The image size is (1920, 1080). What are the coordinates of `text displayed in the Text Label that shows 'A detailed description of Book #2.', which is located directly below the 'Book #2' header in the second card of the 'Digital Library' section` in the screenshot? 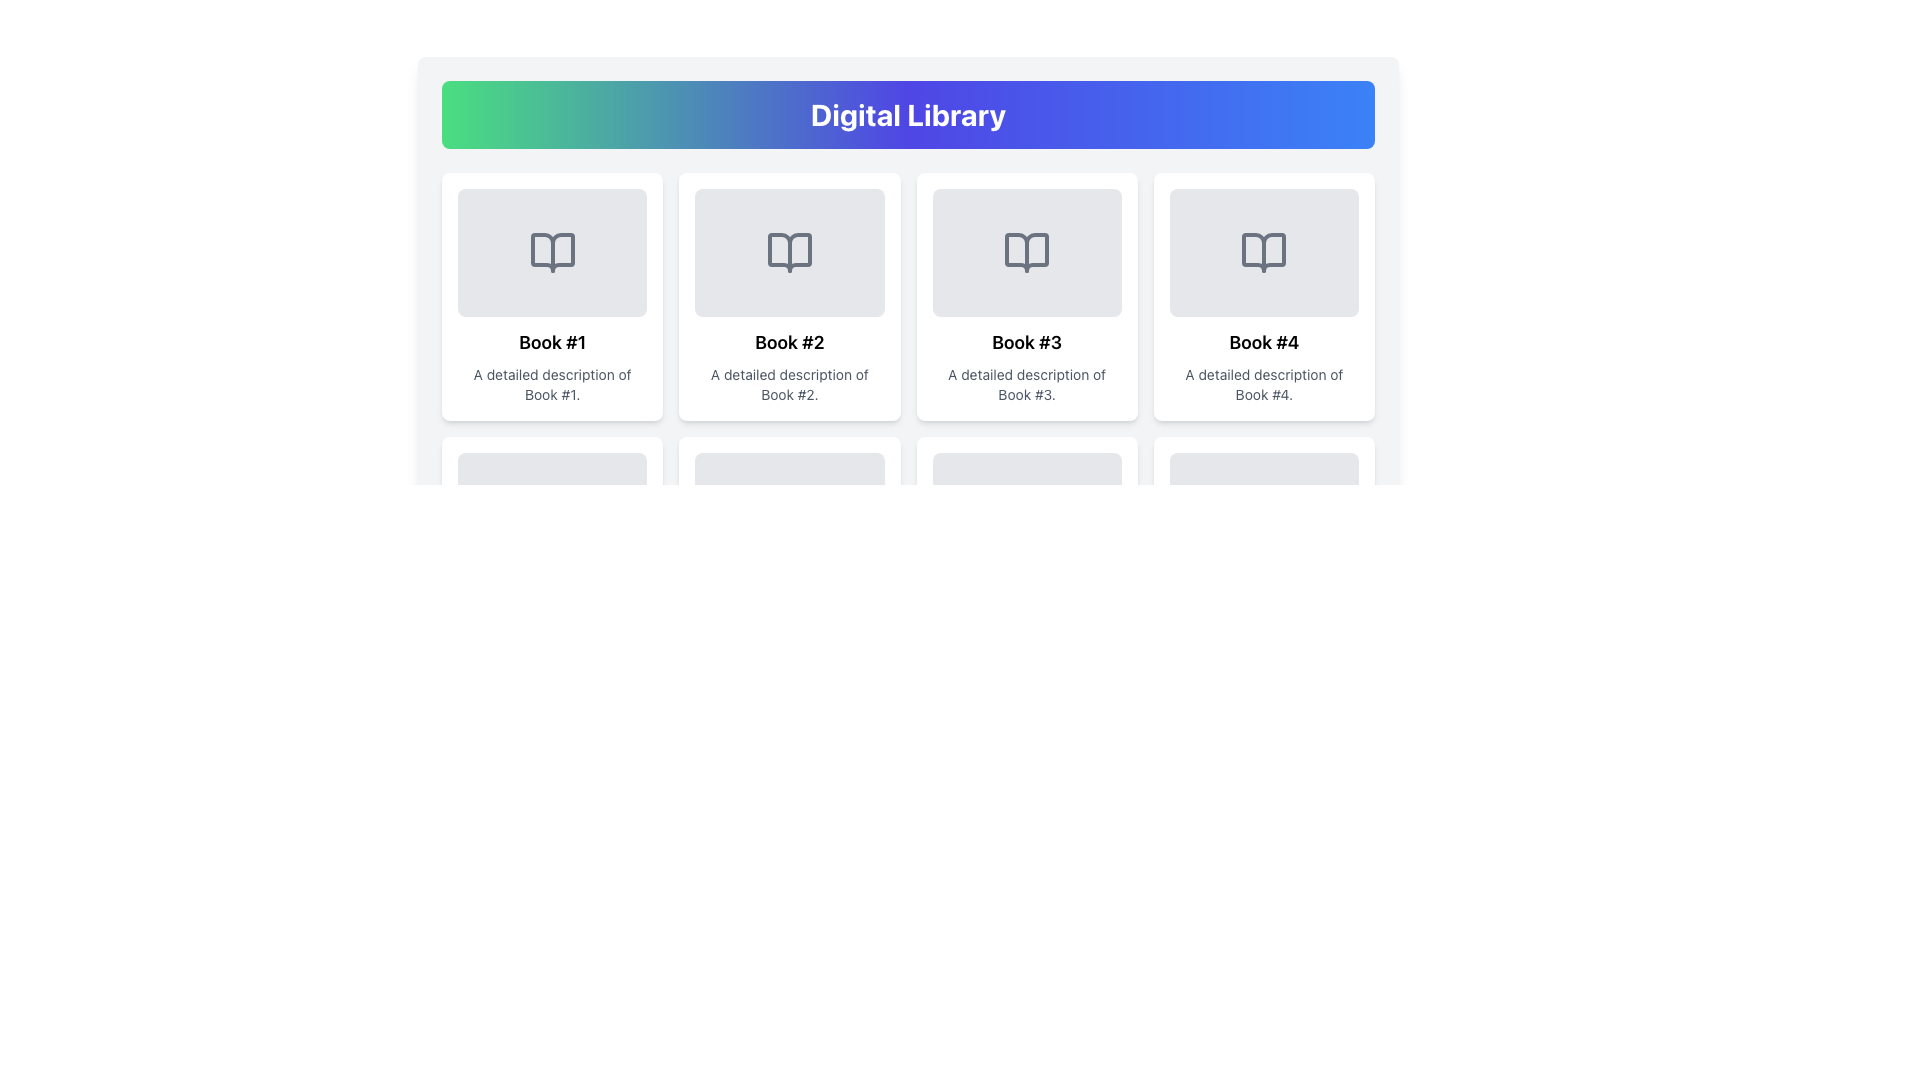 It's located at (788, 385).